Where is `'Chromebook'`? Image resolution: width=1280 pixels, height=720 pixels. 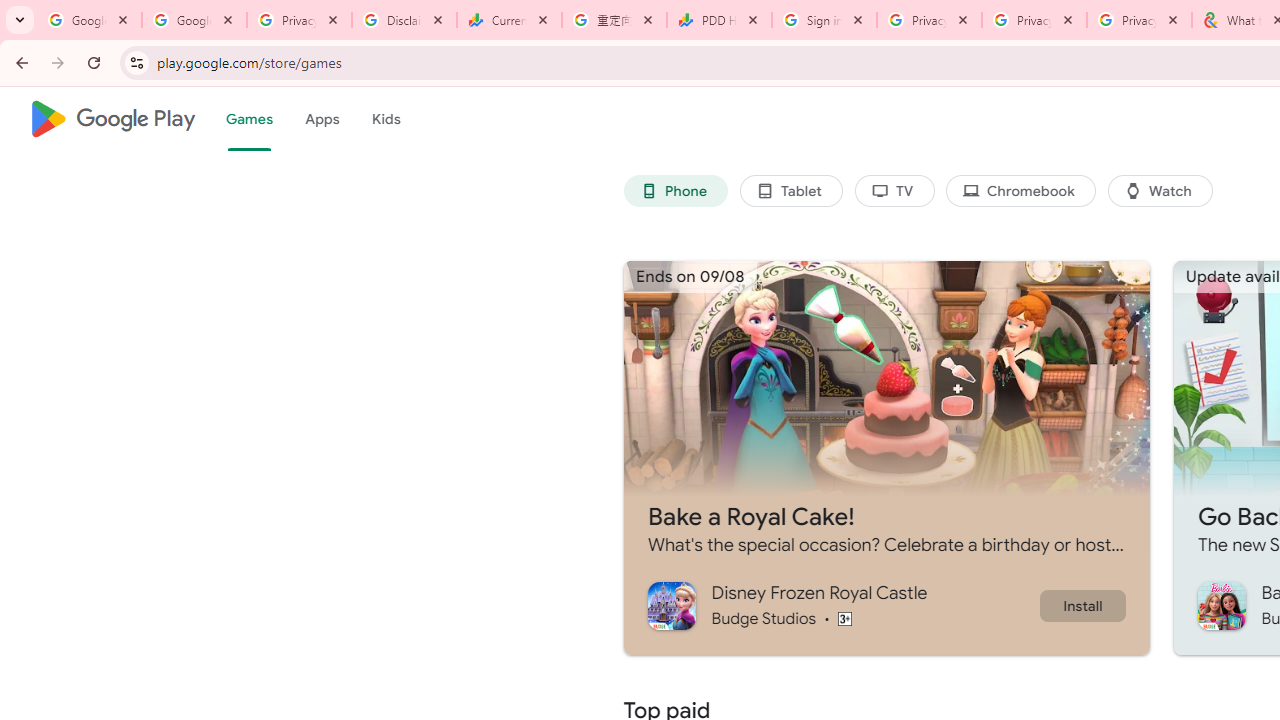 'Chromebook' is located at coordinates (1021, 191).